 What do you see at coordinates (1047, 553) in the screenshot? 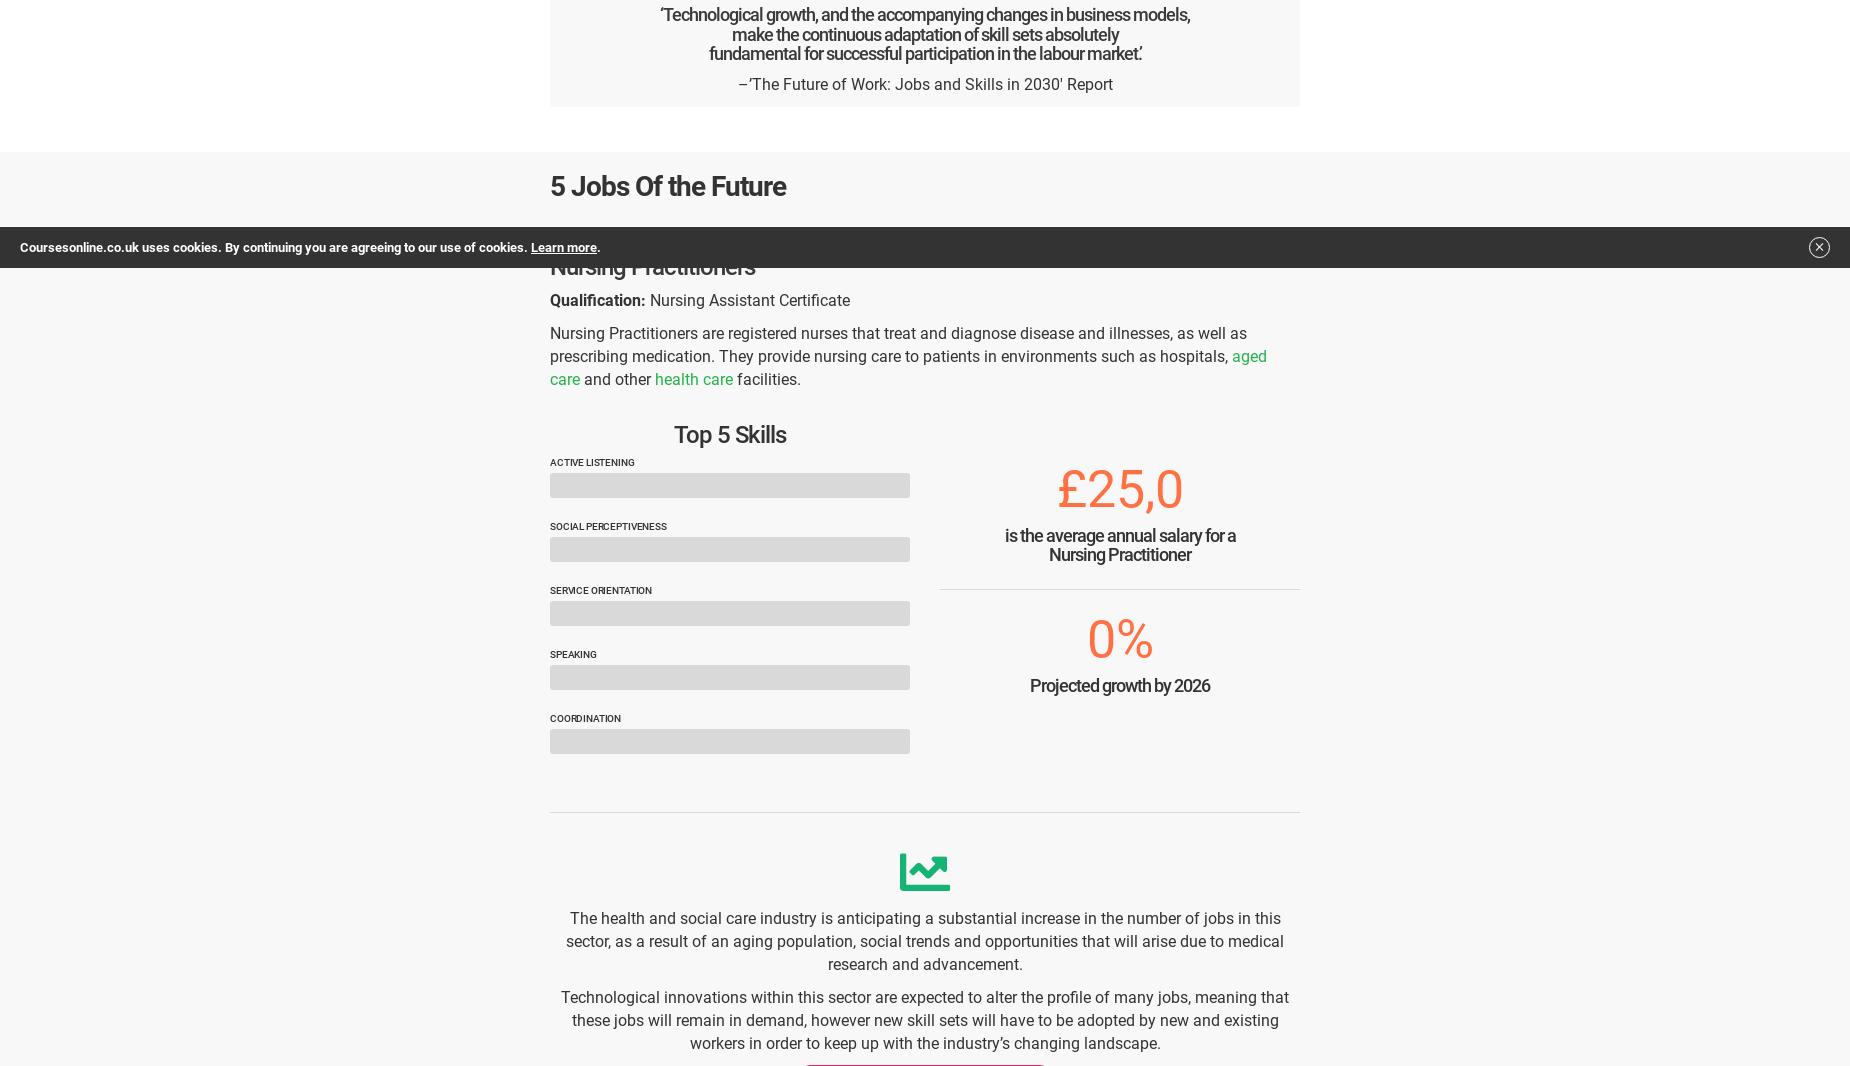
I see `'Nursing Practitioner'` at bounding box center [1047, 553].